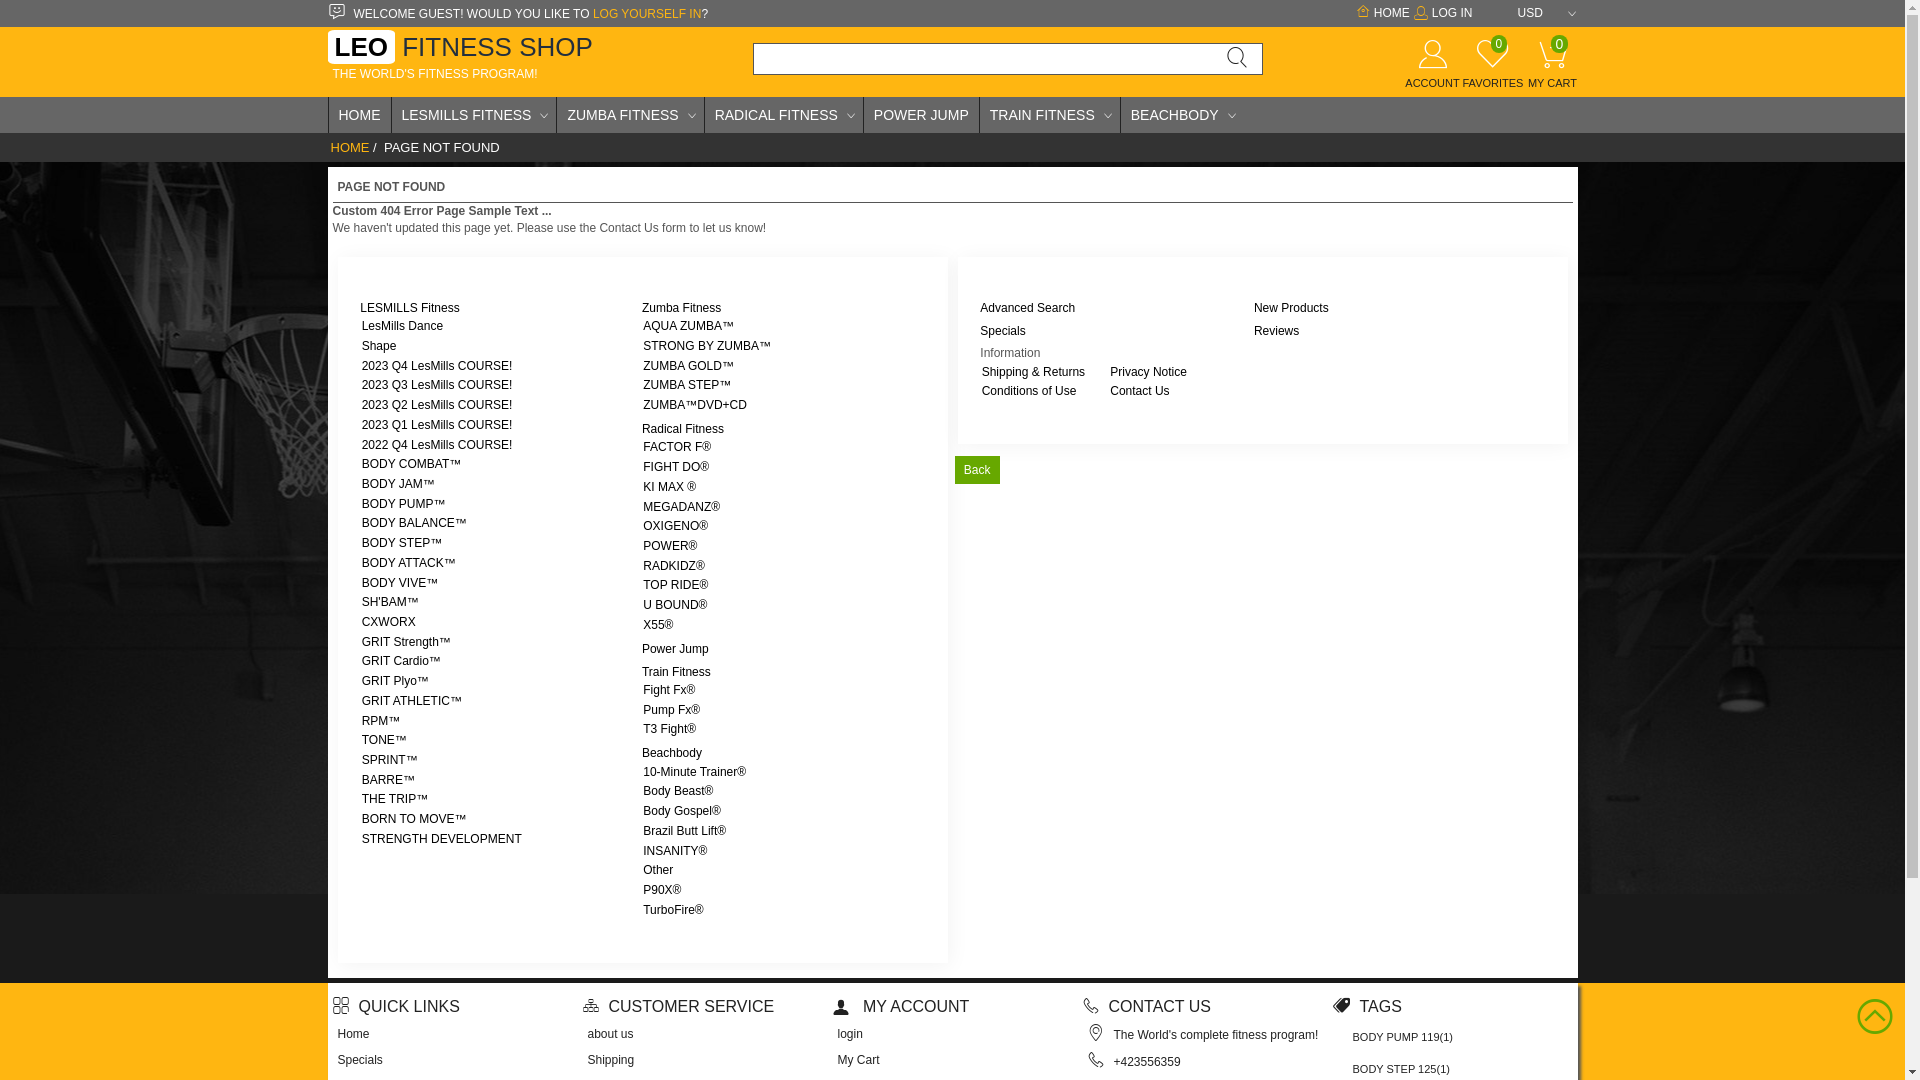 This screenshot has width=1920, height=1080. Describe the element at coordinates (628, 115) in the screenshot. I see `'ZUMBA FITNESS'` at that location.